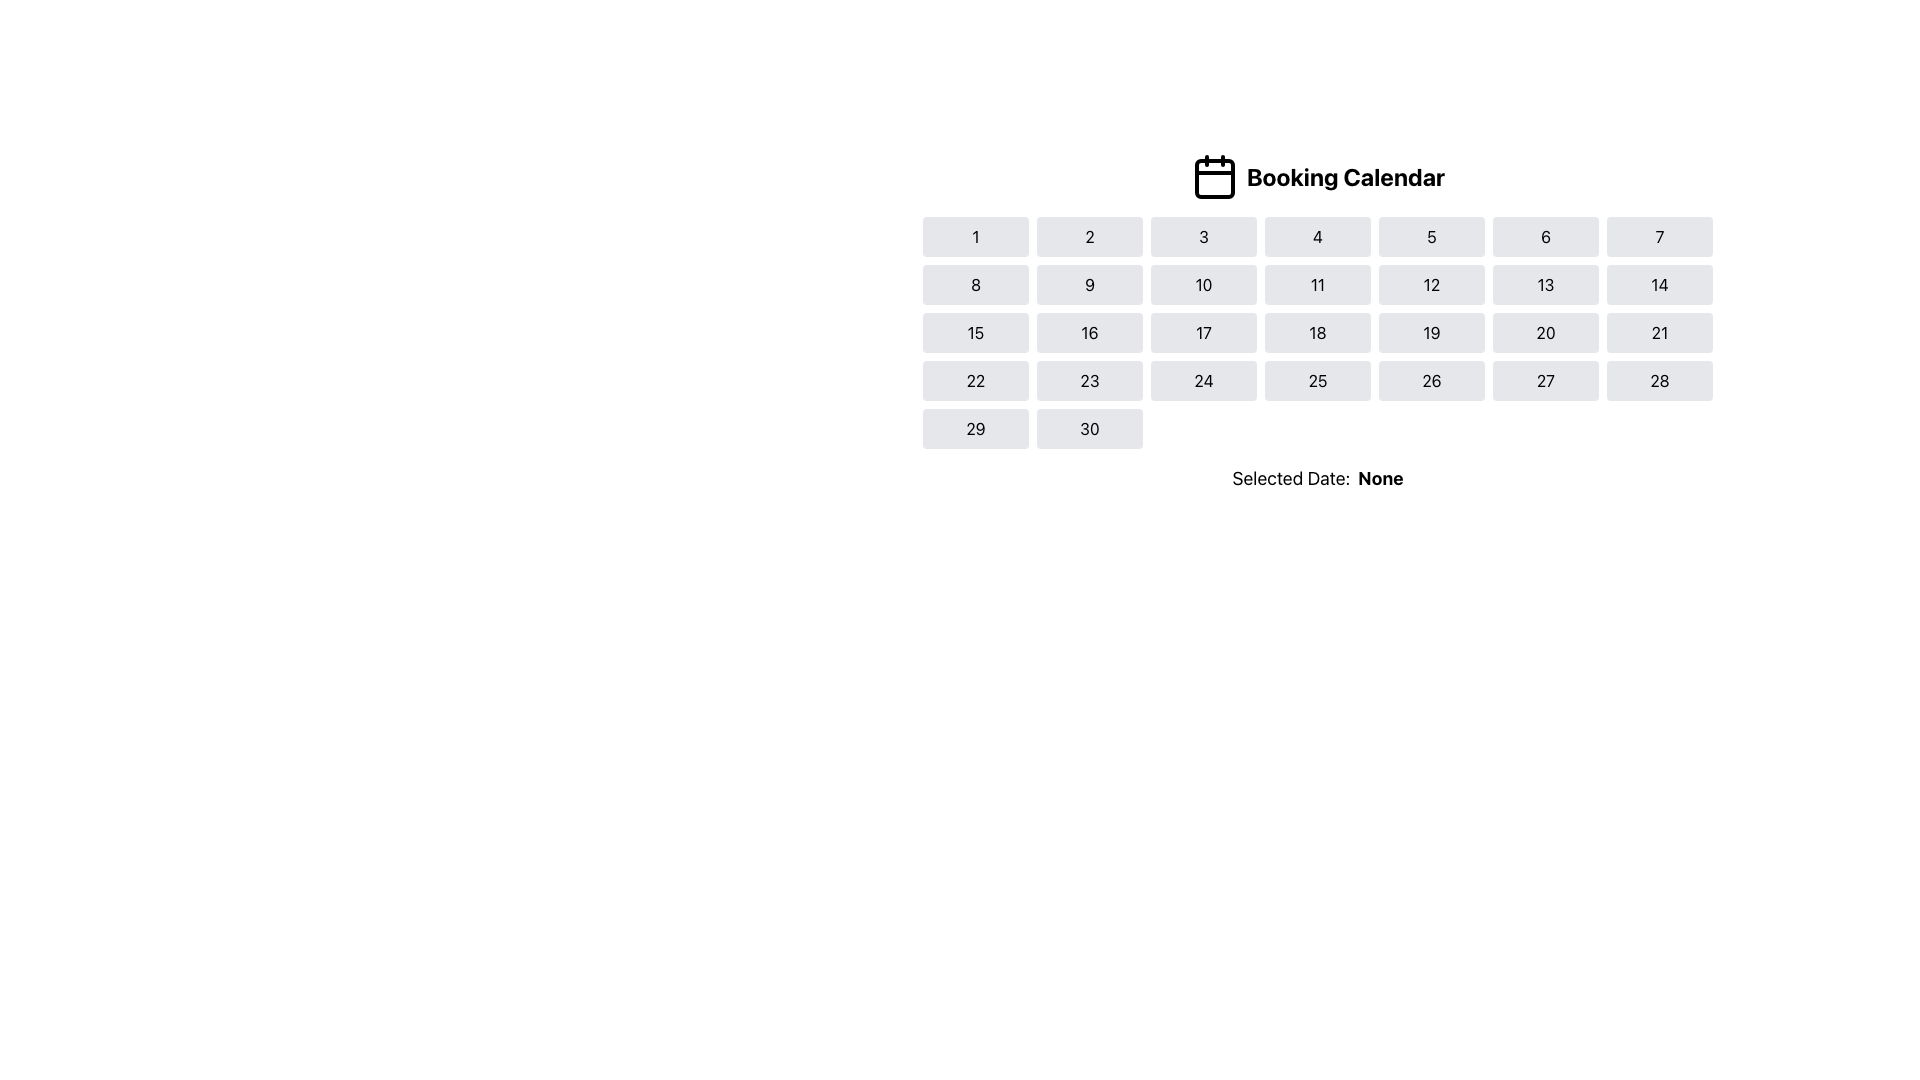 The image size is (1920, 1080). What do you see at coordinates (1345, 176) in the screenshot?
I see `the bold text label reading 'Booking Calendar', which is positioned immediately to the right of the calendar icon, located near the top-center area of the interface` at bounding box center [1345, 176].